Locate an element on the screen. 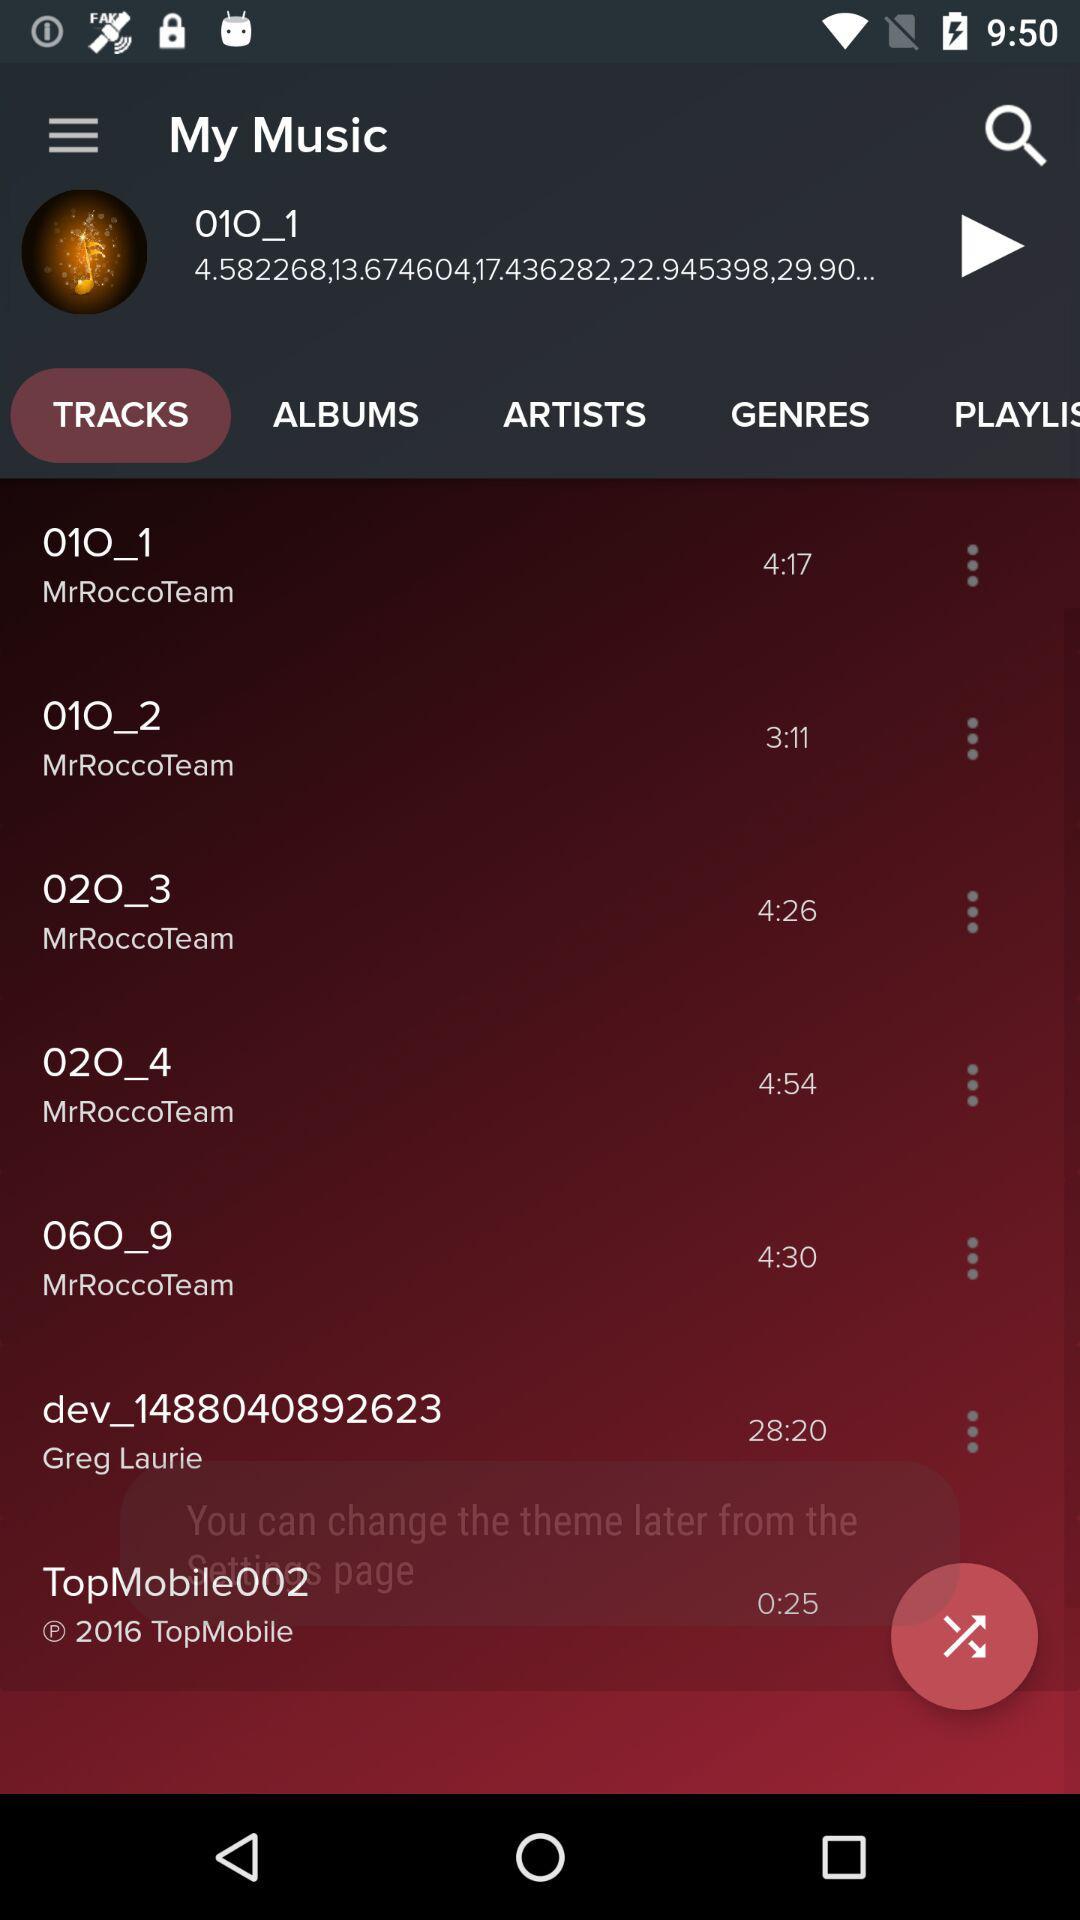  more is located at coordinates (971, 910).